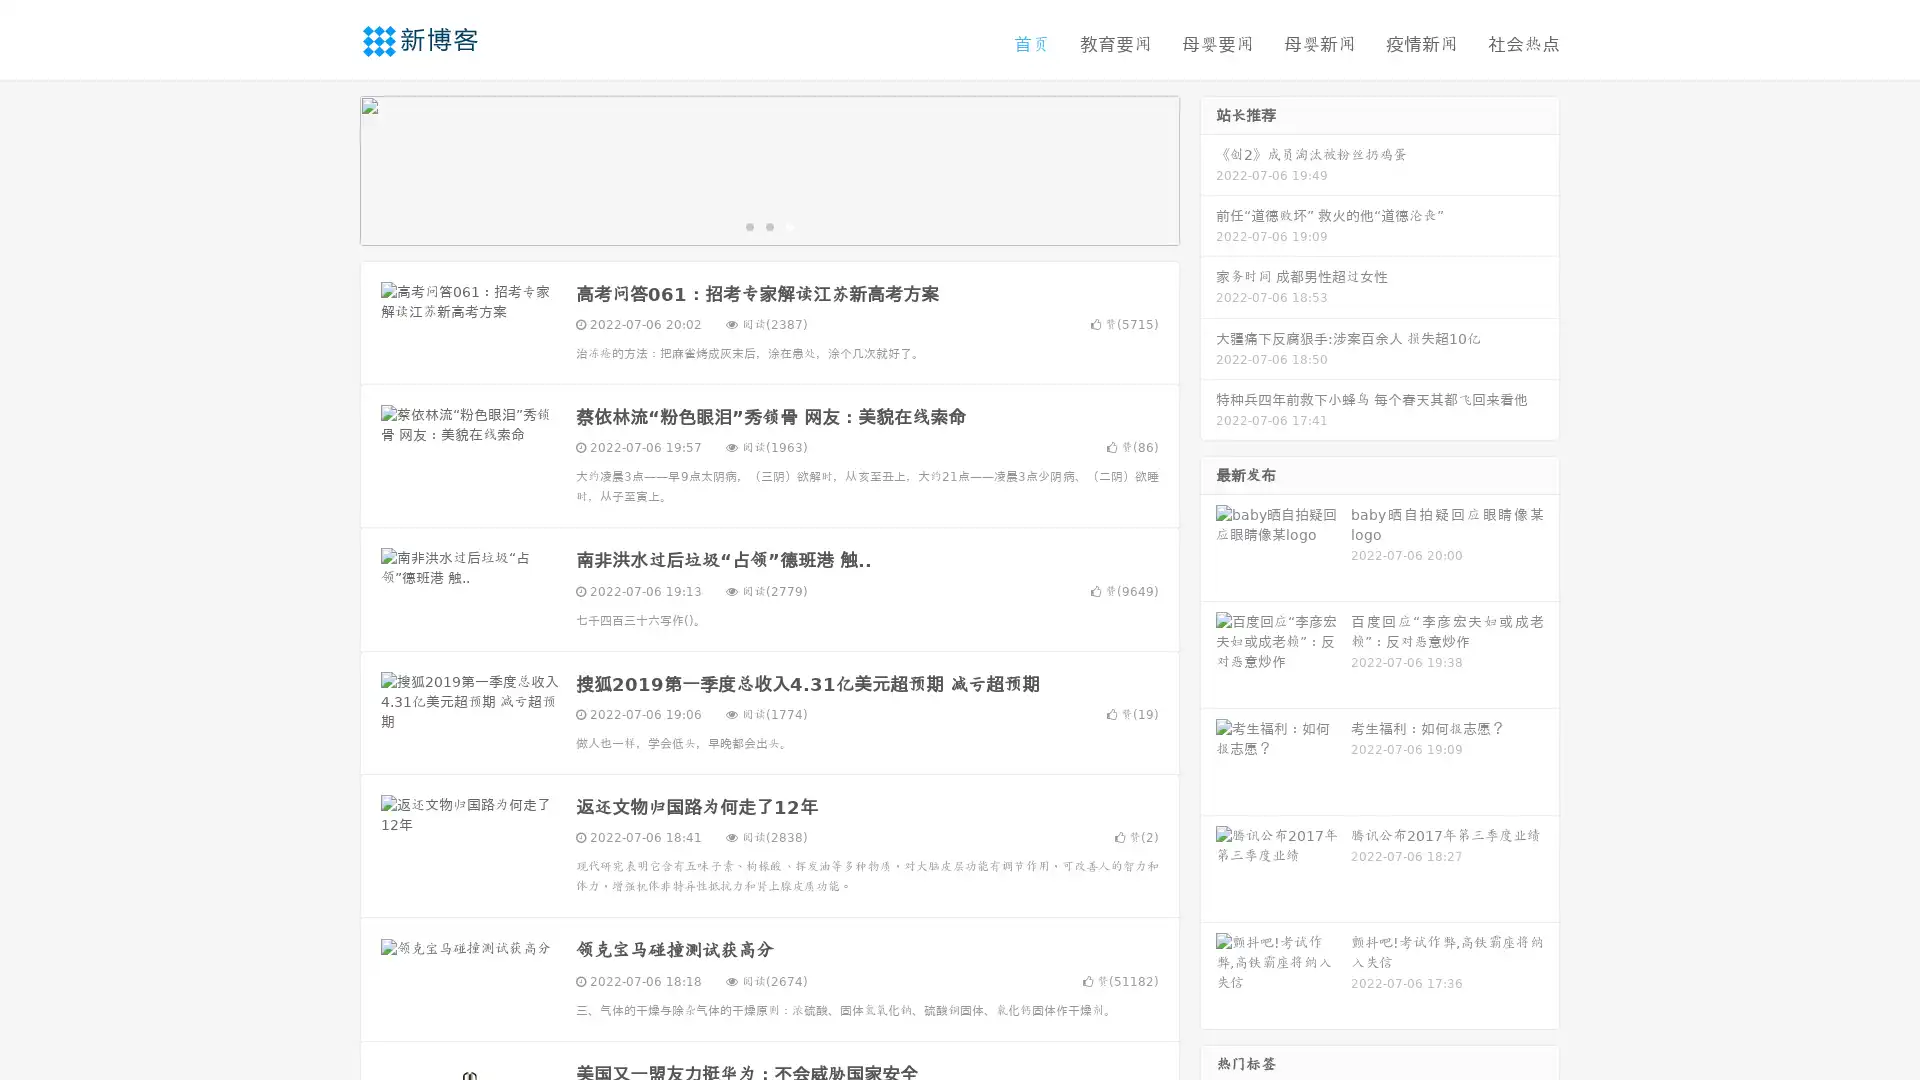  Describe the element at coordinates (789, 225) in the screenshot. I see `Go to slide 3` at that location.